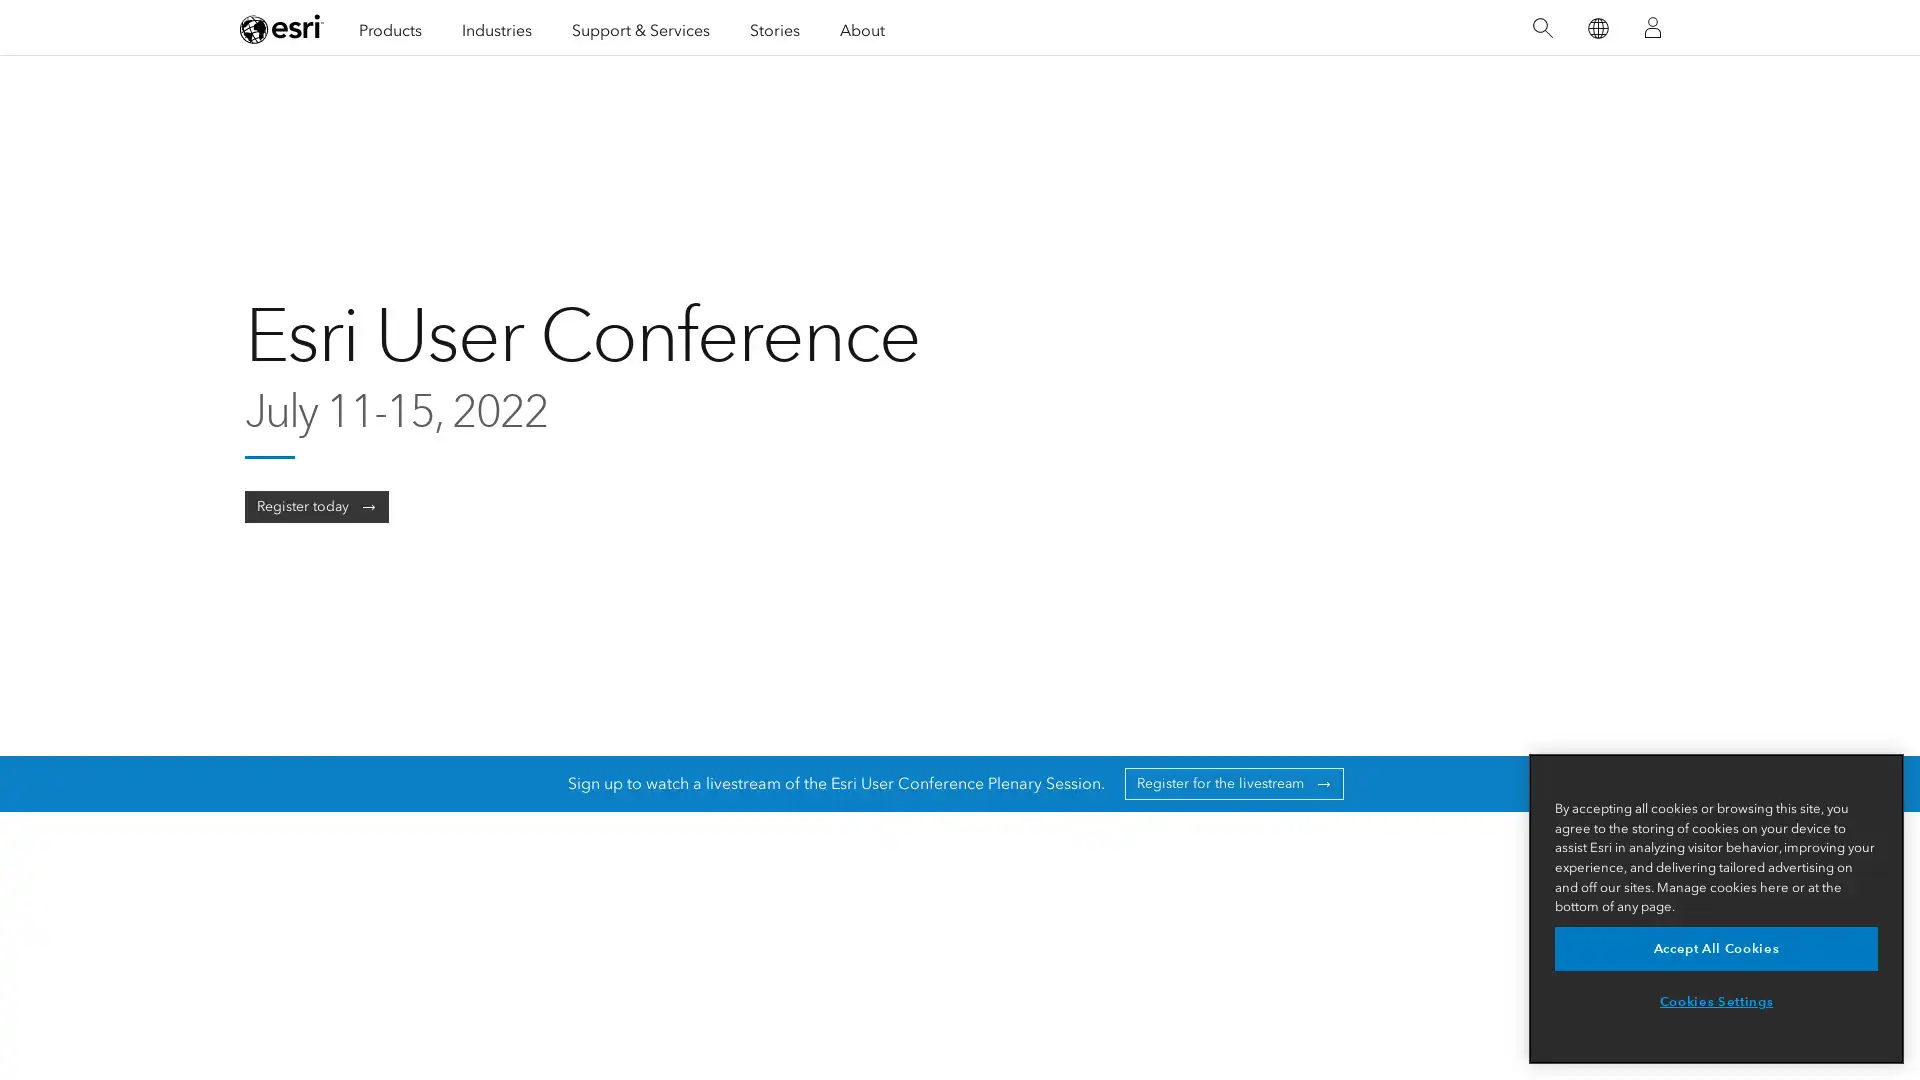 This screenshot has width=1920, height=1080. Describe the element at coordinates (1541, 27) in the screenshot. I see `Search` at that location.